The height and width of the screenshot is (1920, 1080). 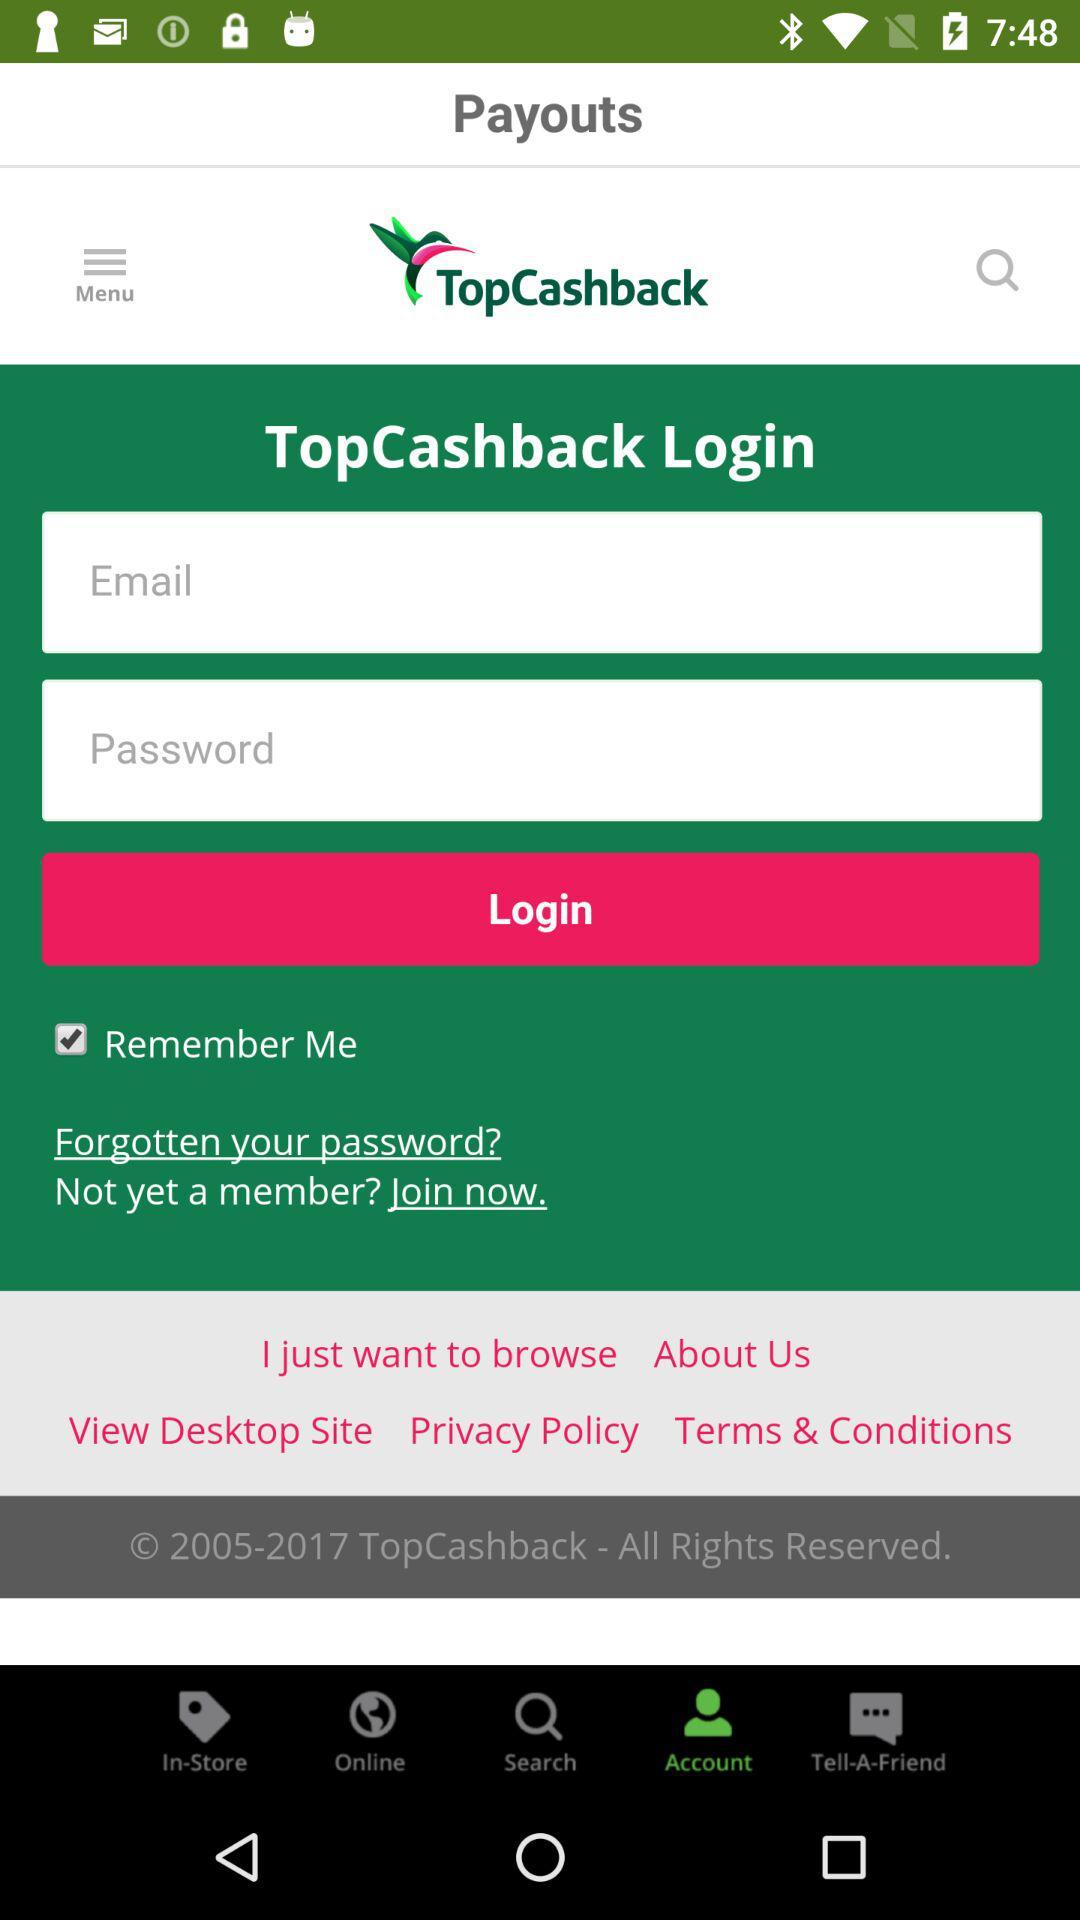 What do you see at coordinates (874, 1728) in the screenshot?
I see `share the item` at bounding box center [874, 1728].